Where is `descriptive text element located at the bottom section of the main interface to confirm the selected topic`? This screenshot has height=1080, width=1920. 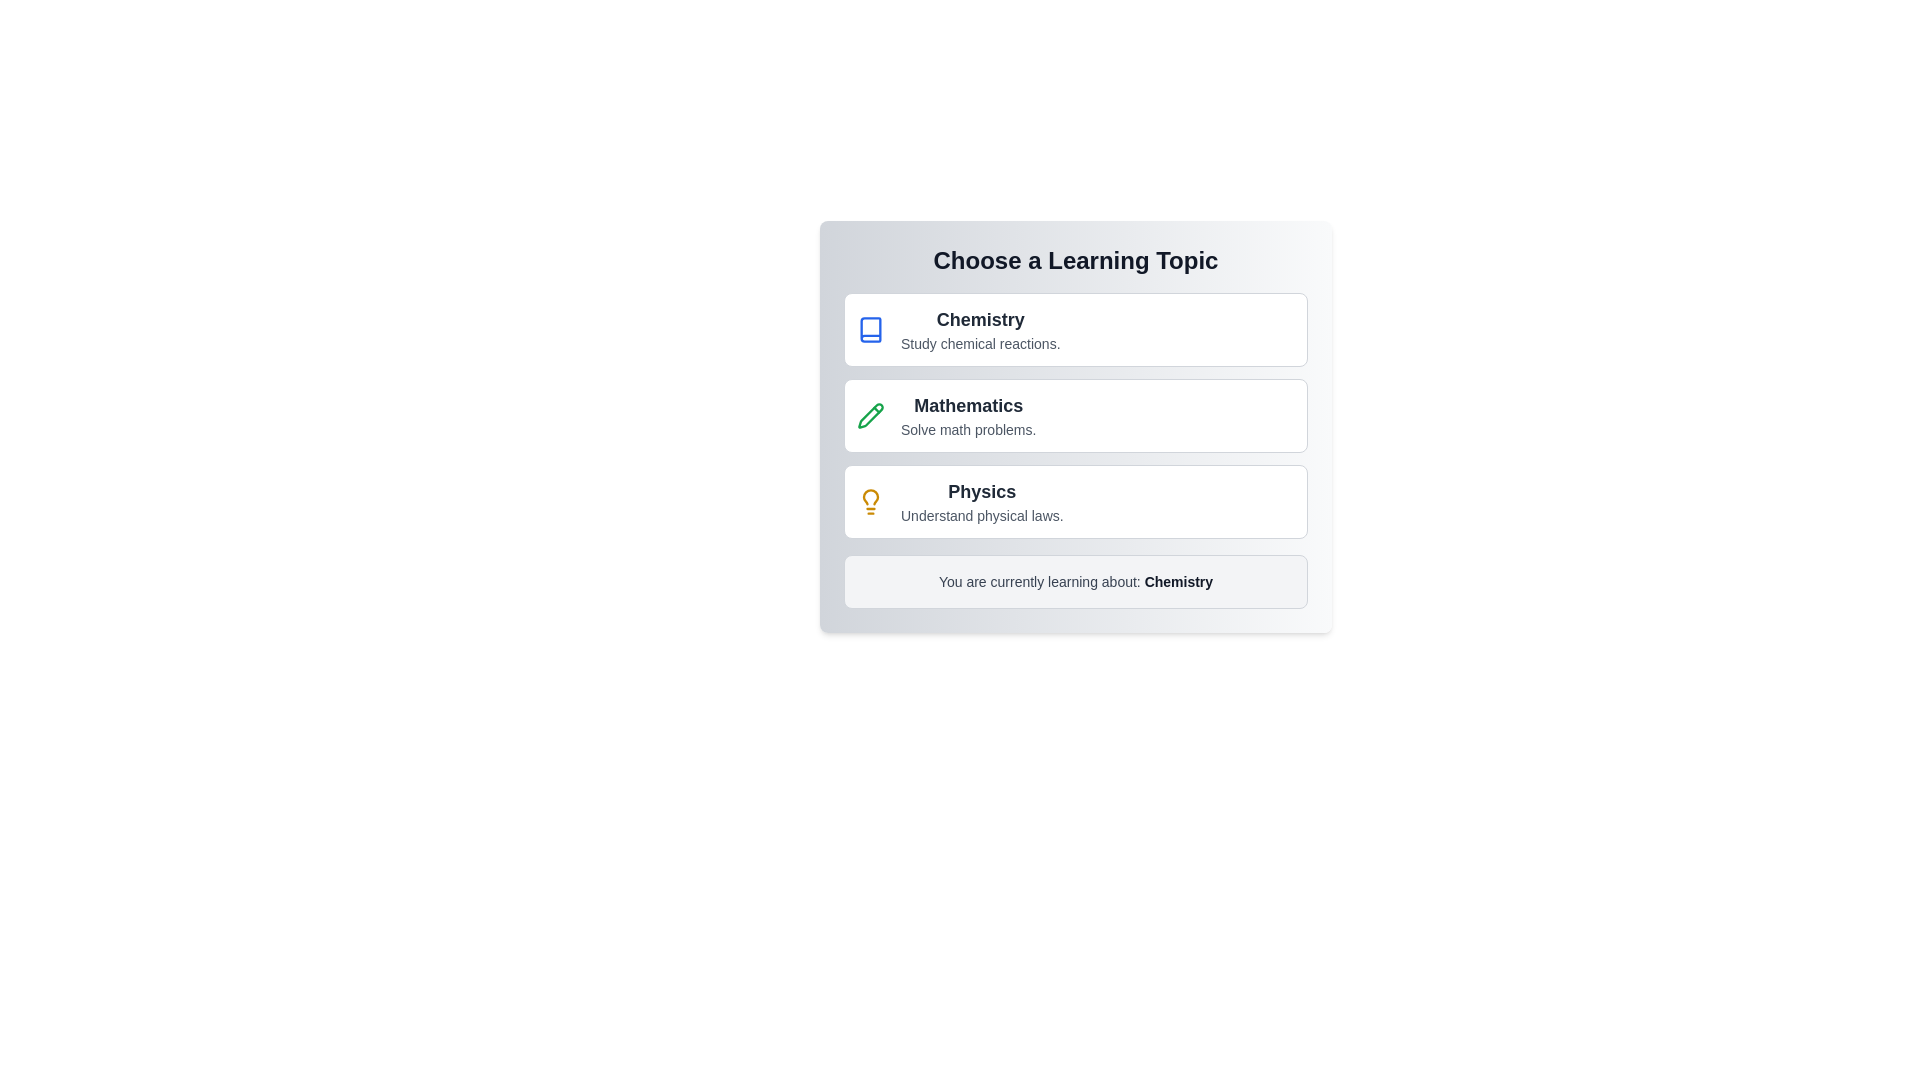 descriptive text element located at the bottom section of the main interface to confirm the selected topic is located at coordinates (1074, 582).